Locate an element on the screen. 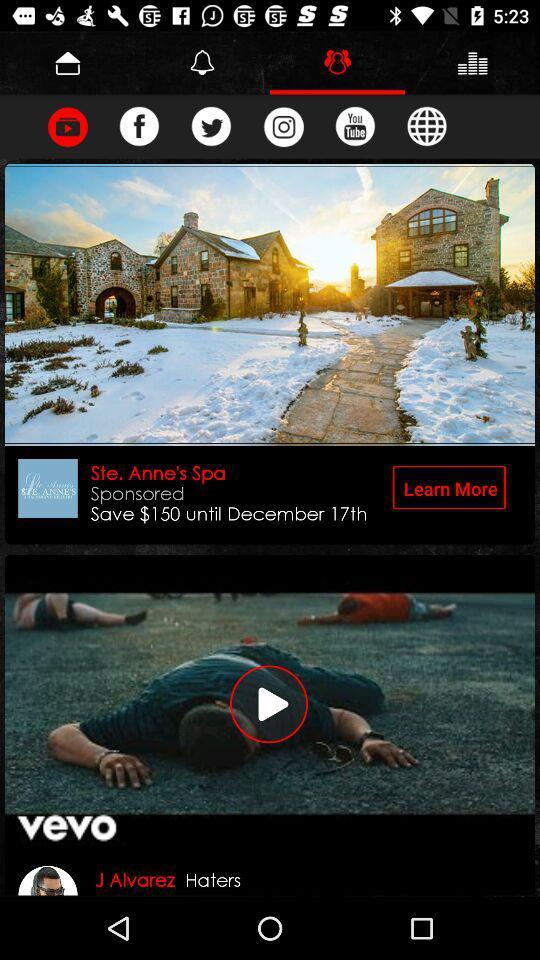  the facebook icon is located at coordinates (138, 125).